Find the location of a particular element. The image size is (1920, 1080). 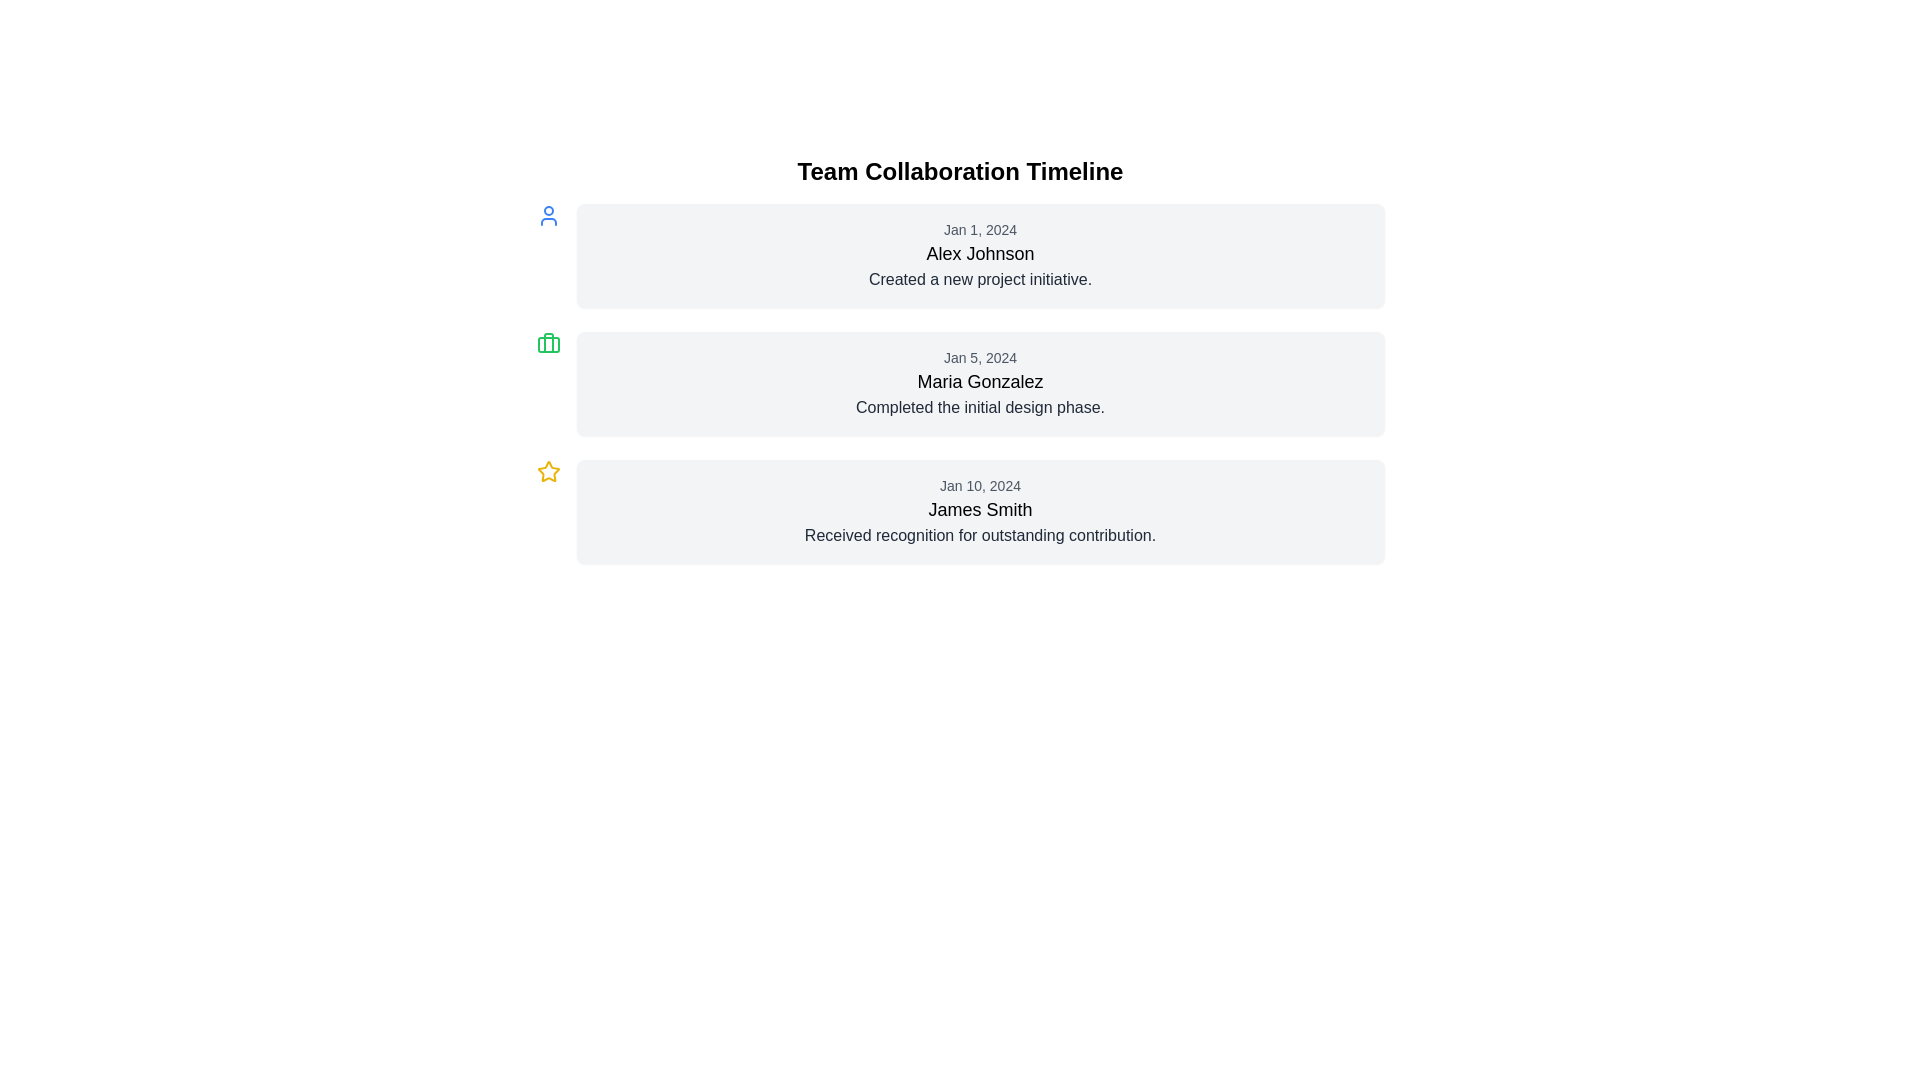

the design of the green rectangular element with rounded corners, which is part of the icon group representing briefcase functionality, centered with the timeline's second entry is located at coordinates (548, 343).